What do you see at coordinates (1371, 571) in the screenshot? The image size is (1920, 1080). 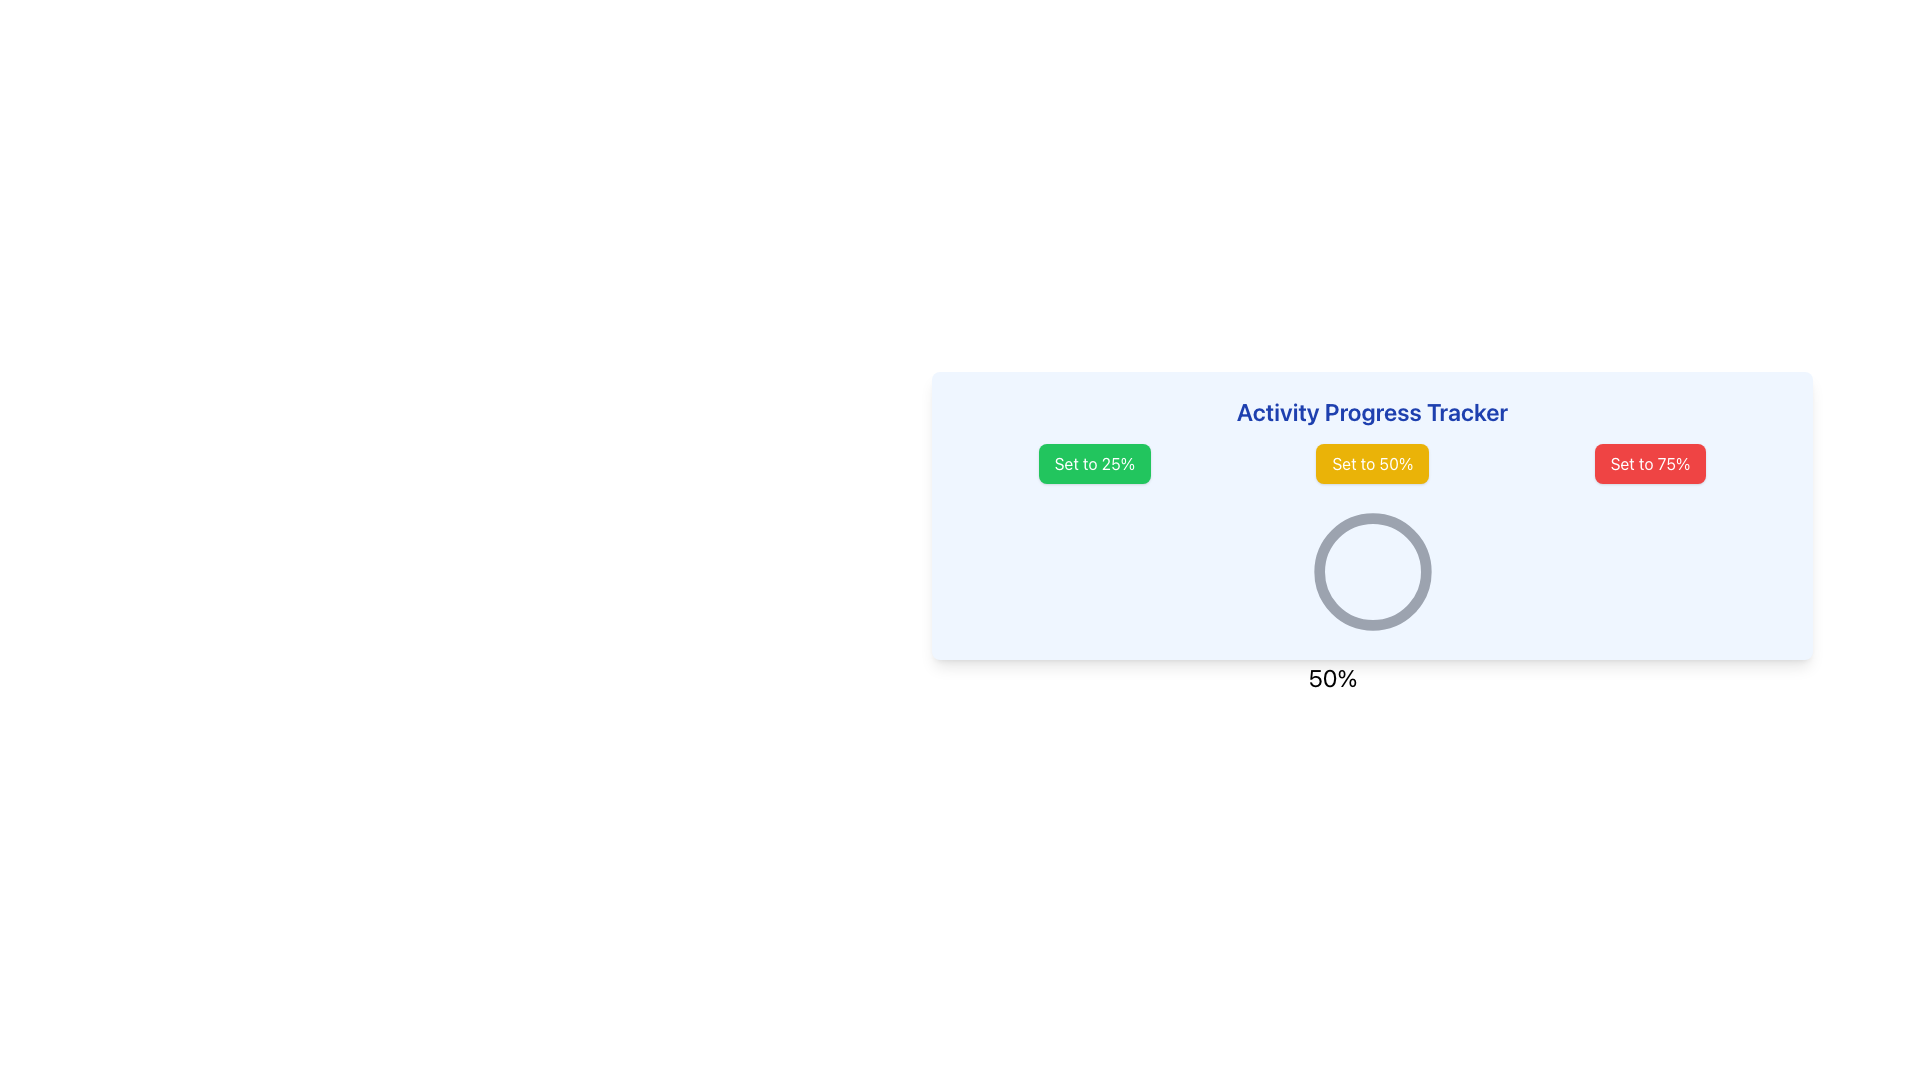 I see `the Circular Progress Indicator located beneath the buttons labeled 'Set to 25%', 'Set to 50%', and 'Set to 75%' in the 'Activity Progress Tracker' section` at bounding box center [1371, 571].